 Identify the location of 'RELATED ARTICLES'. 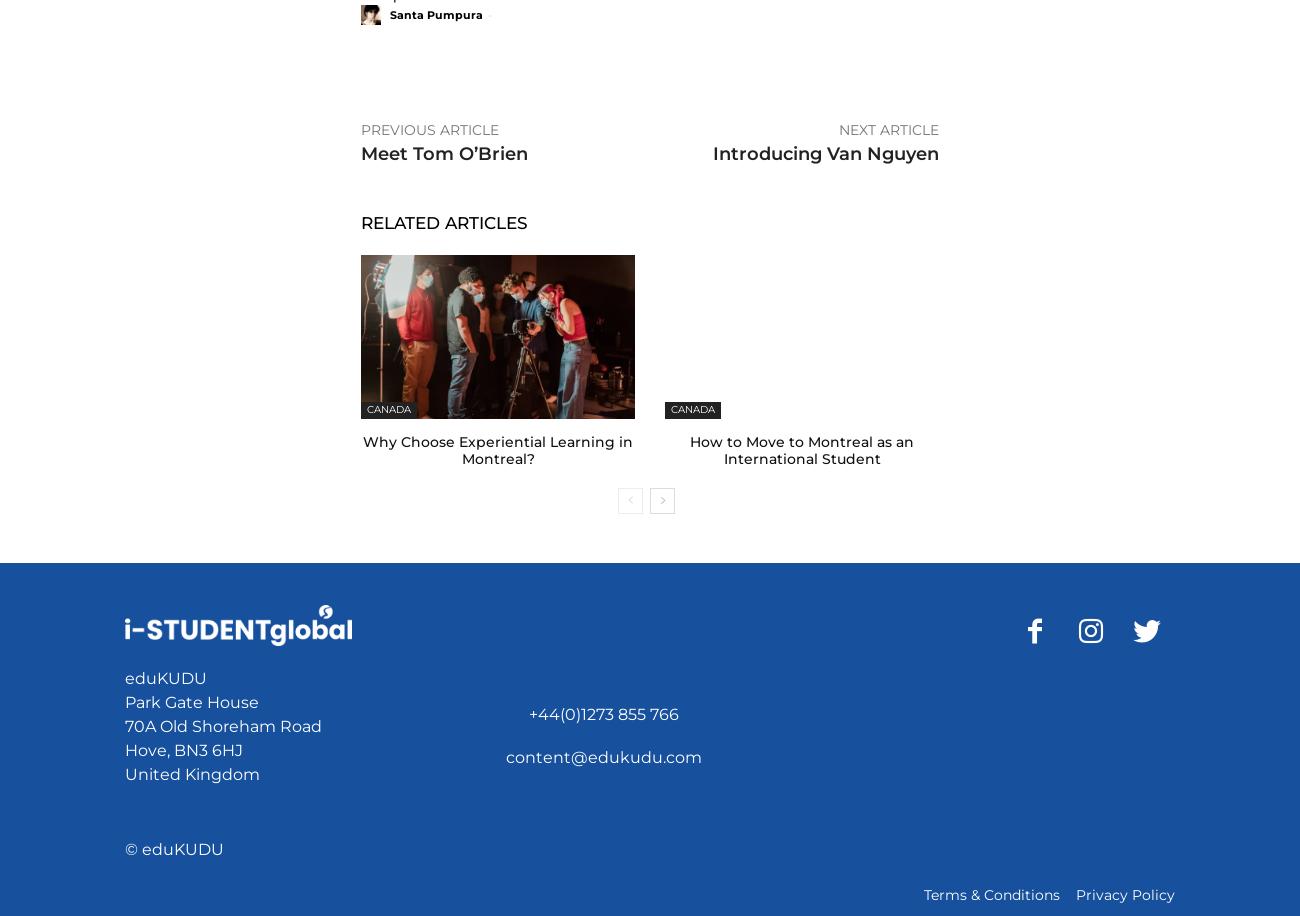
(360, 221).